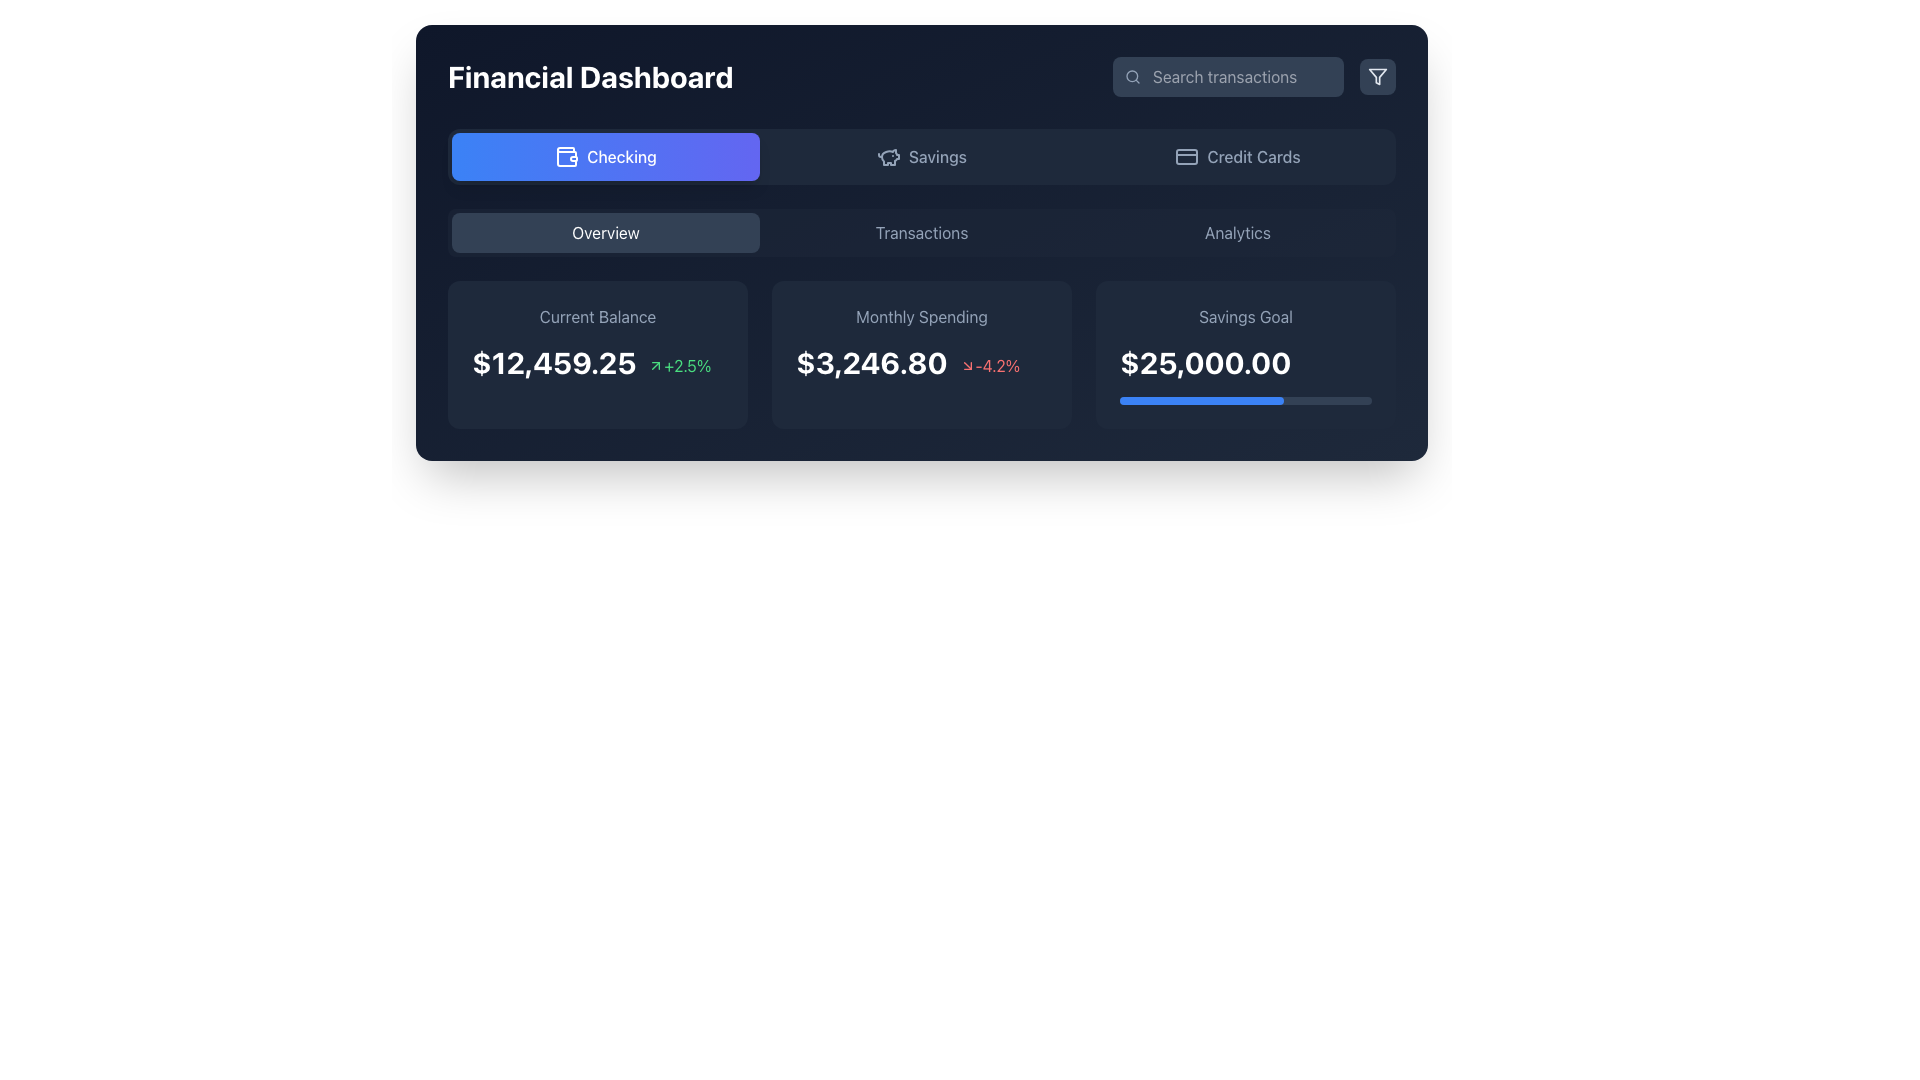  I want to click on the 'Savings' label in the navigation menu, which is styled in medium-weight gray font and is located adjacent to the 'Checking' and 'Credit Cards' options, so click(936, 156).